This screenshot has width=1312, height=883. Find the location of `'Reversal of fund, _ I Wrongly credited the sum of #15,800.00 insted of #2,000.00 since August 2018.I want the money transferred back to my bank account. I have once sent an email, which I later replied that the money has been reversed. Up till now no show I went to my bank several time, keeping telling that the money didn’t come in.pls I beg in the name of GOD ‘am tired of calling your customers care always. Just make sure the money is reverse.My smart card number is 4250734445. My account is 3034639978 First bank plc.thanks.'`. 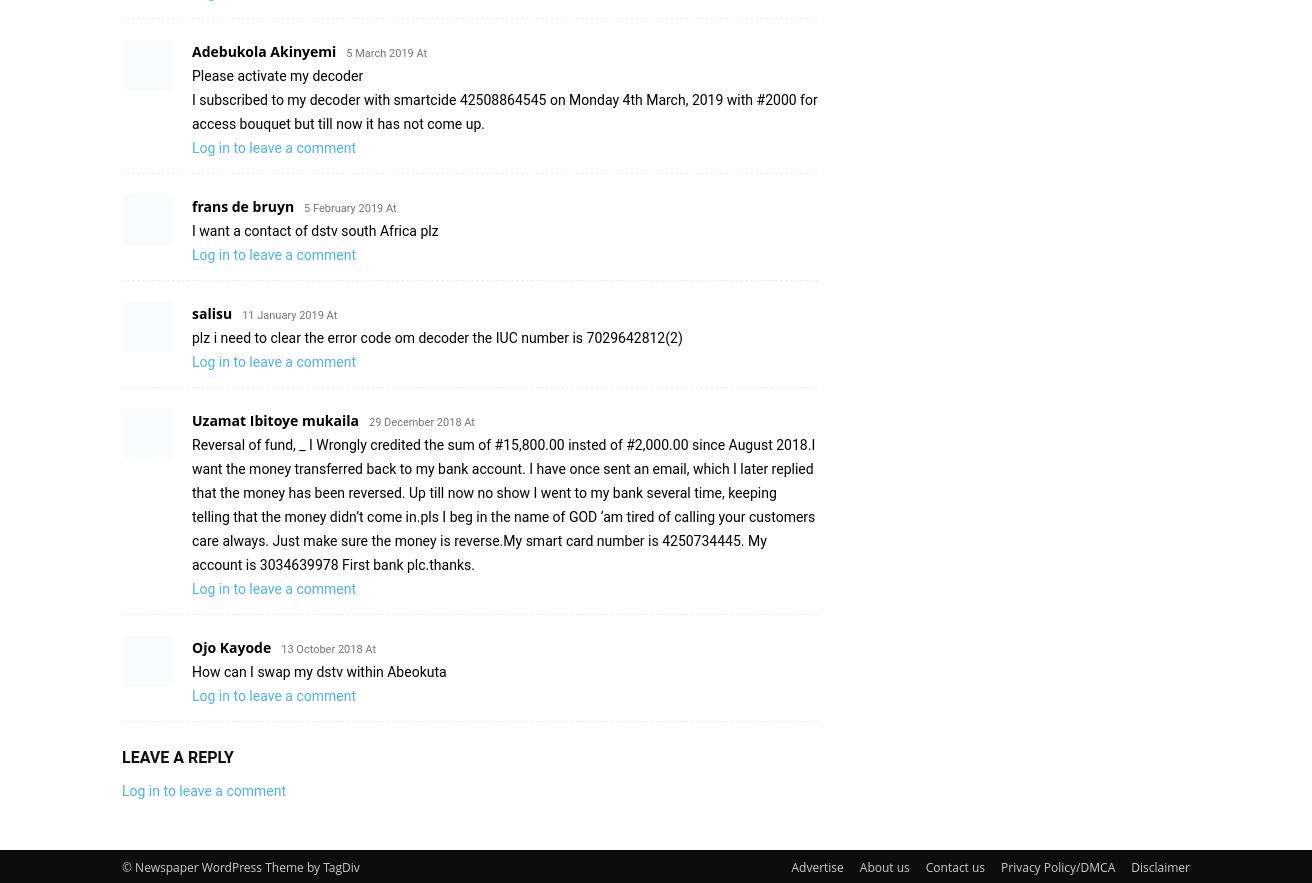

'Reversal of fund, _ I Wrongly credited the sum of #15,800.00 insted of #2,000.00 since August 2018.I want the money transferred back to my bank account. I have once sent an email, which I later replied that the money has been reversed. Up till now no show I went to my bank several time, keeping telling that the money didn’t come in.pls I beg in the name of GOD ‘am tired of calling your customers care always. Just make sure the money is reverse.My smart card number is 4250734445. My account is 3034639978 First bank plc.thanks.' is located at coordinates (502, 504).